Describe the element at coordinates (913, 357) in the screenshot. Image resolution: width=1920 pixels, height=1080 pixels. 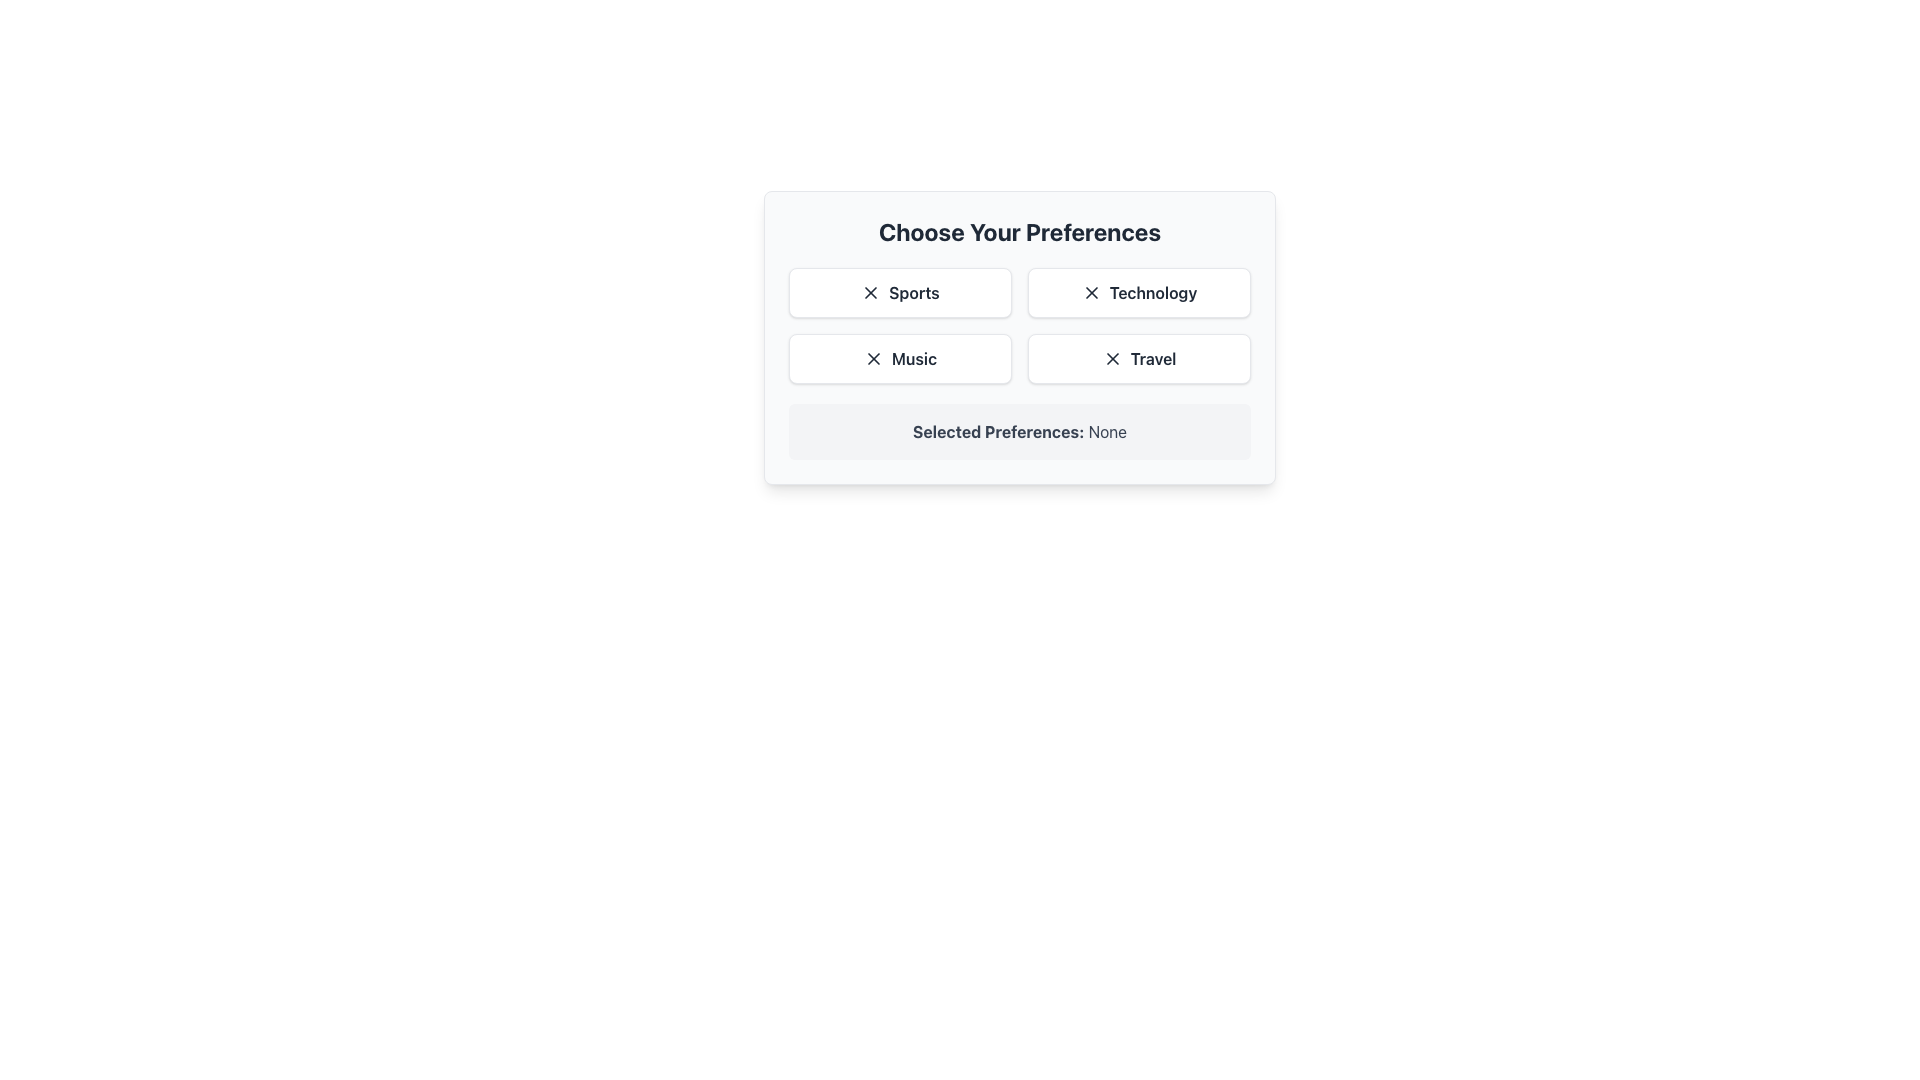
I see `the 'Music' text label, which is styled in bold and located within a button in the second row, first column of a two-by-two grid of selectable options` at that location.